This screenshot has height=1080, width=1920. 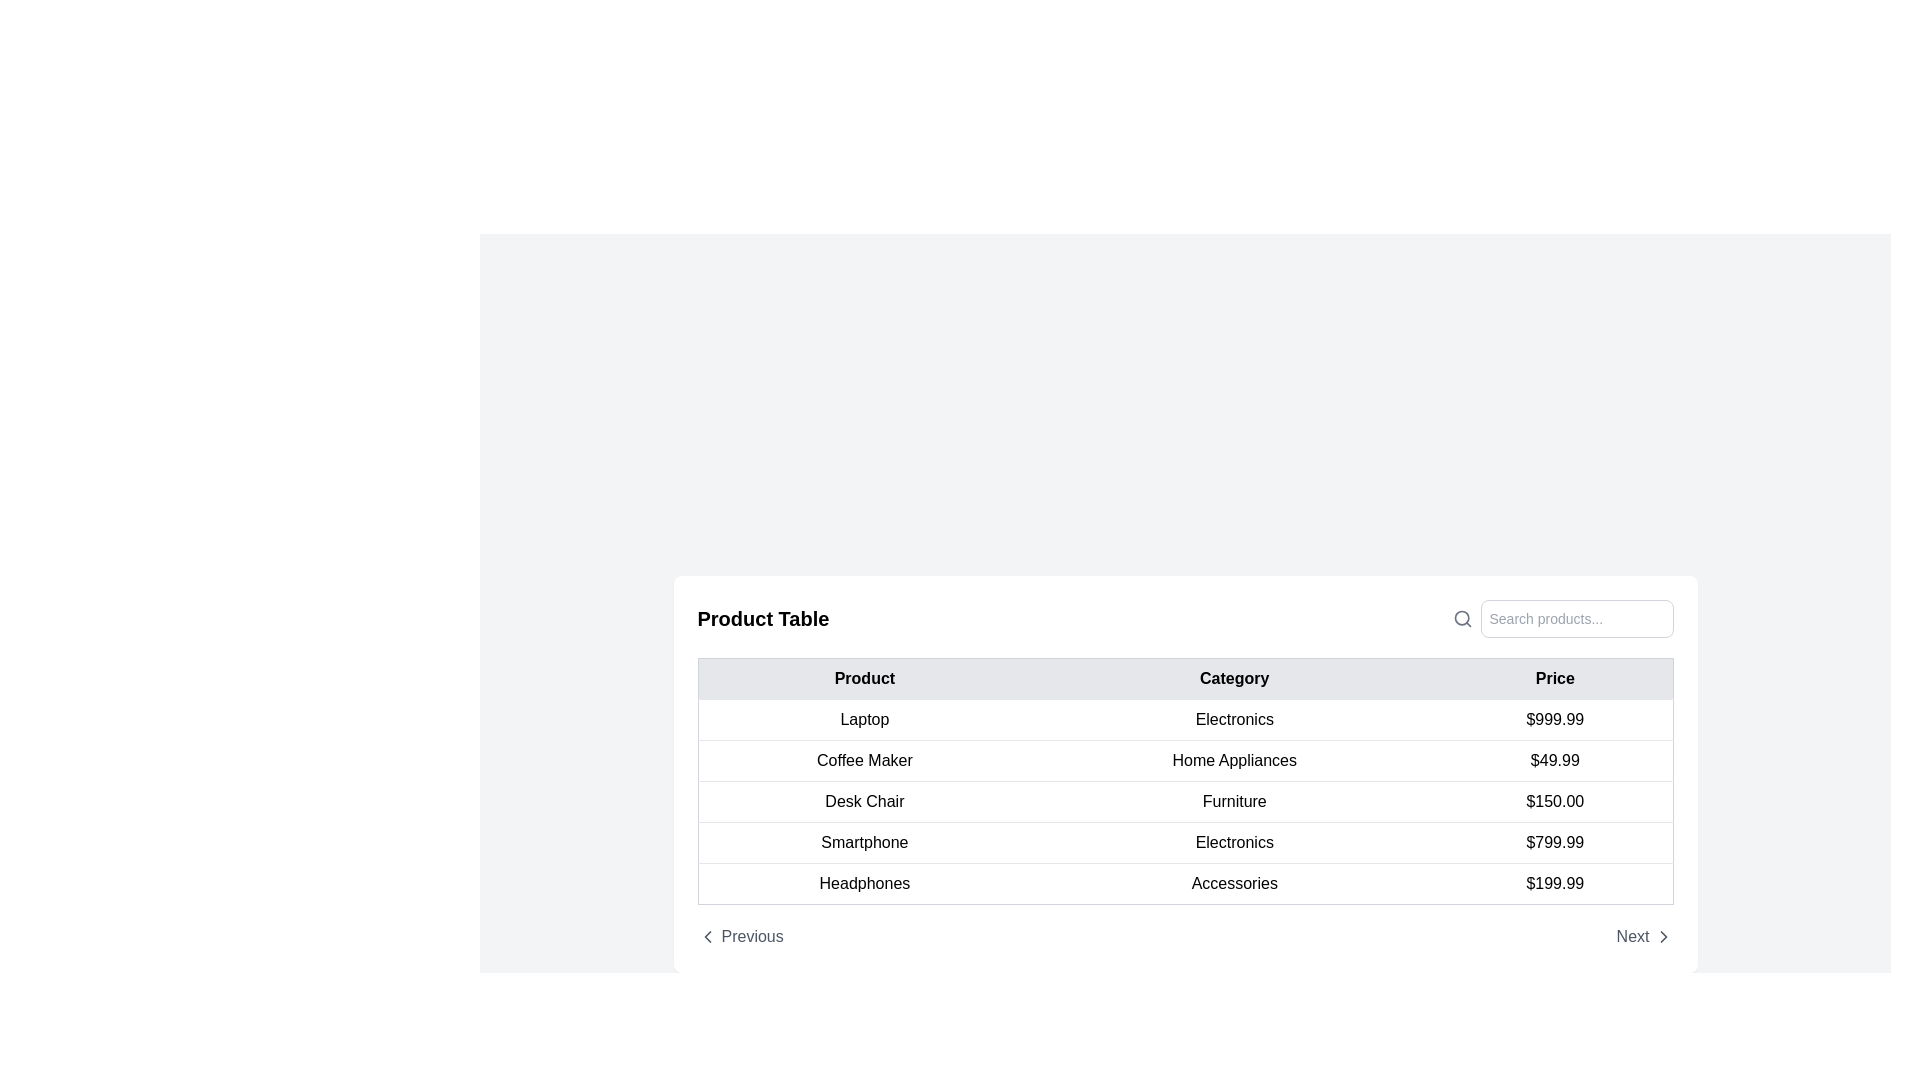 I want to click on the Text label displaying the price of the product 'Desk Chair' in the third row of the table under the 'Price' column, so click(x=1554, y=800).